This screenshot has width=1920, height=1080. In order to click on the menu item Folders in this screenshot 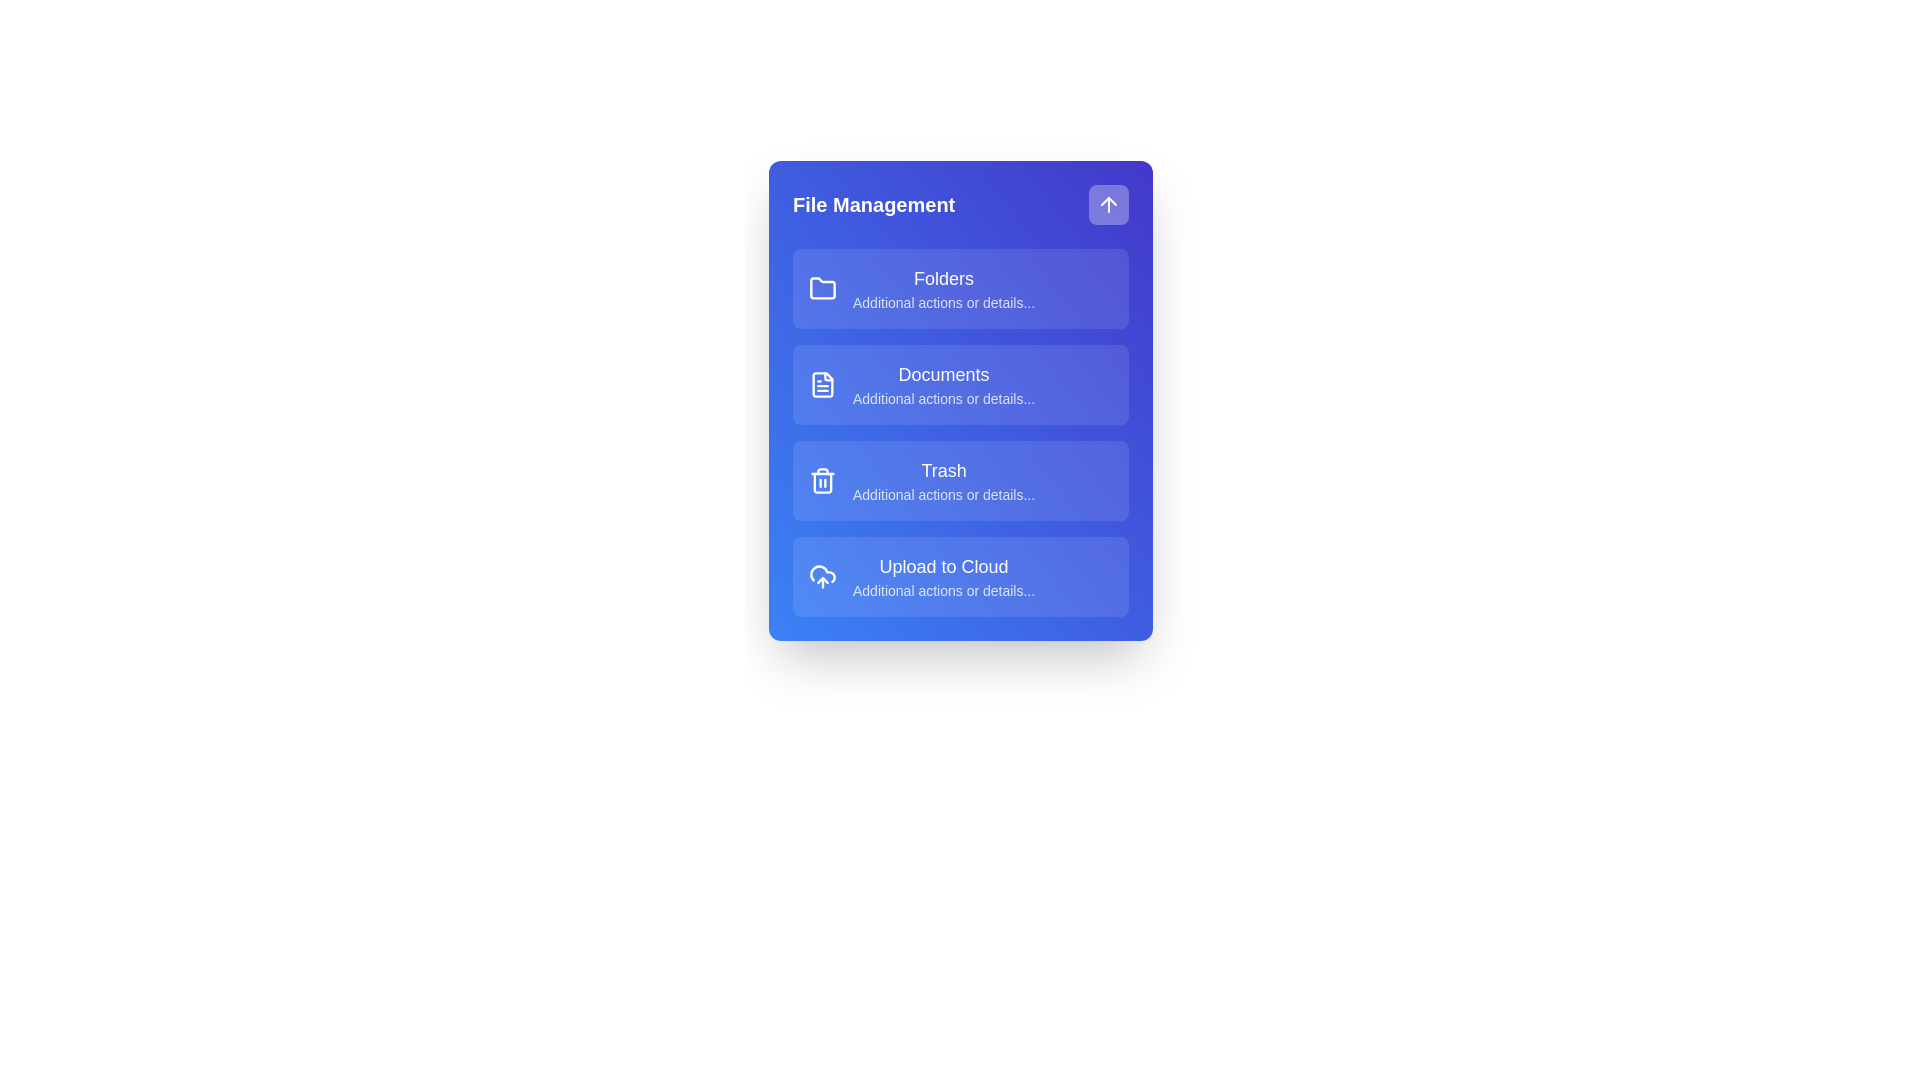, I will do `click(960, 289)`.